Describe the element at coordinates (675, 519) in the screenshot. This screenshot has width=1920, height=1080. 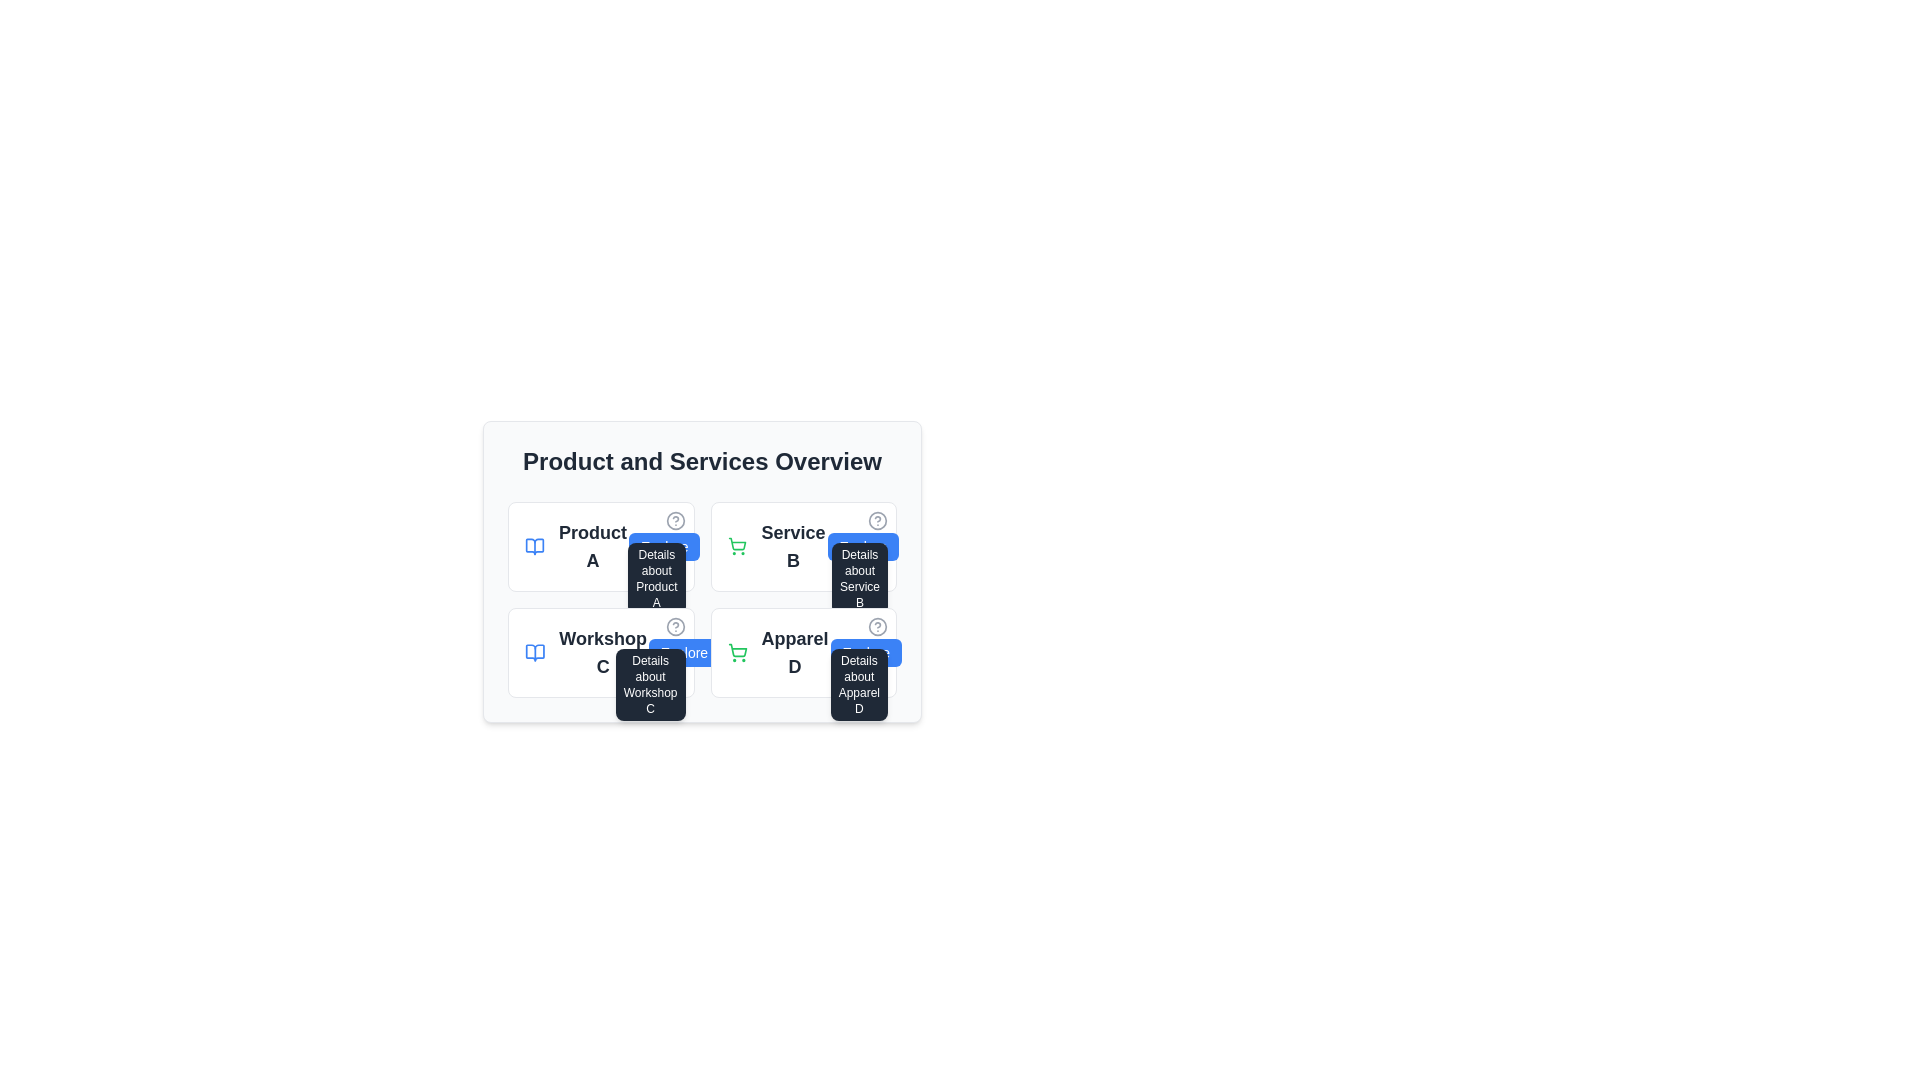
I see `the help icon located at the top-right corner of the 'Product A' card, adjacent to the title 'Product A'` at that location.